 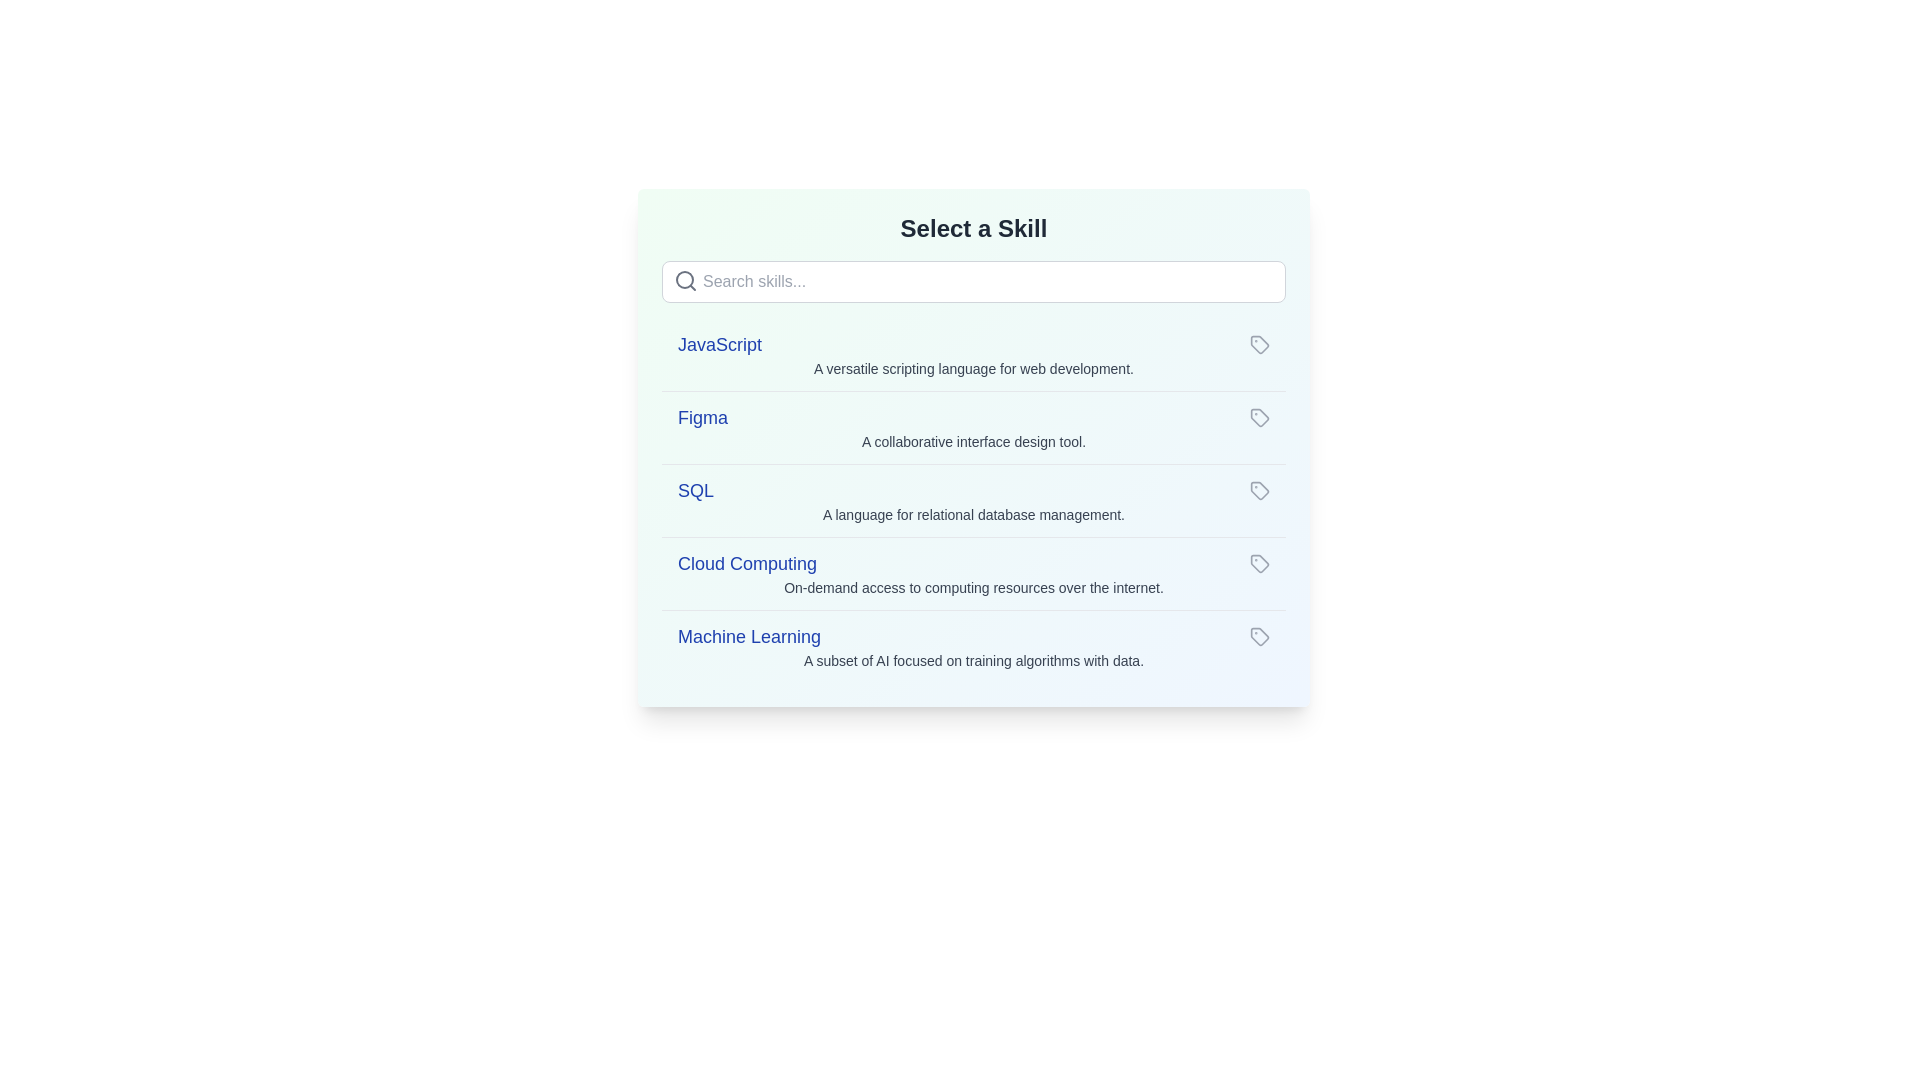 What do you see at coordinates (974, 499) in the screenshot?
I see `the third list item that provides information about the 'SQL' skill` at bounding box center [974, 499].